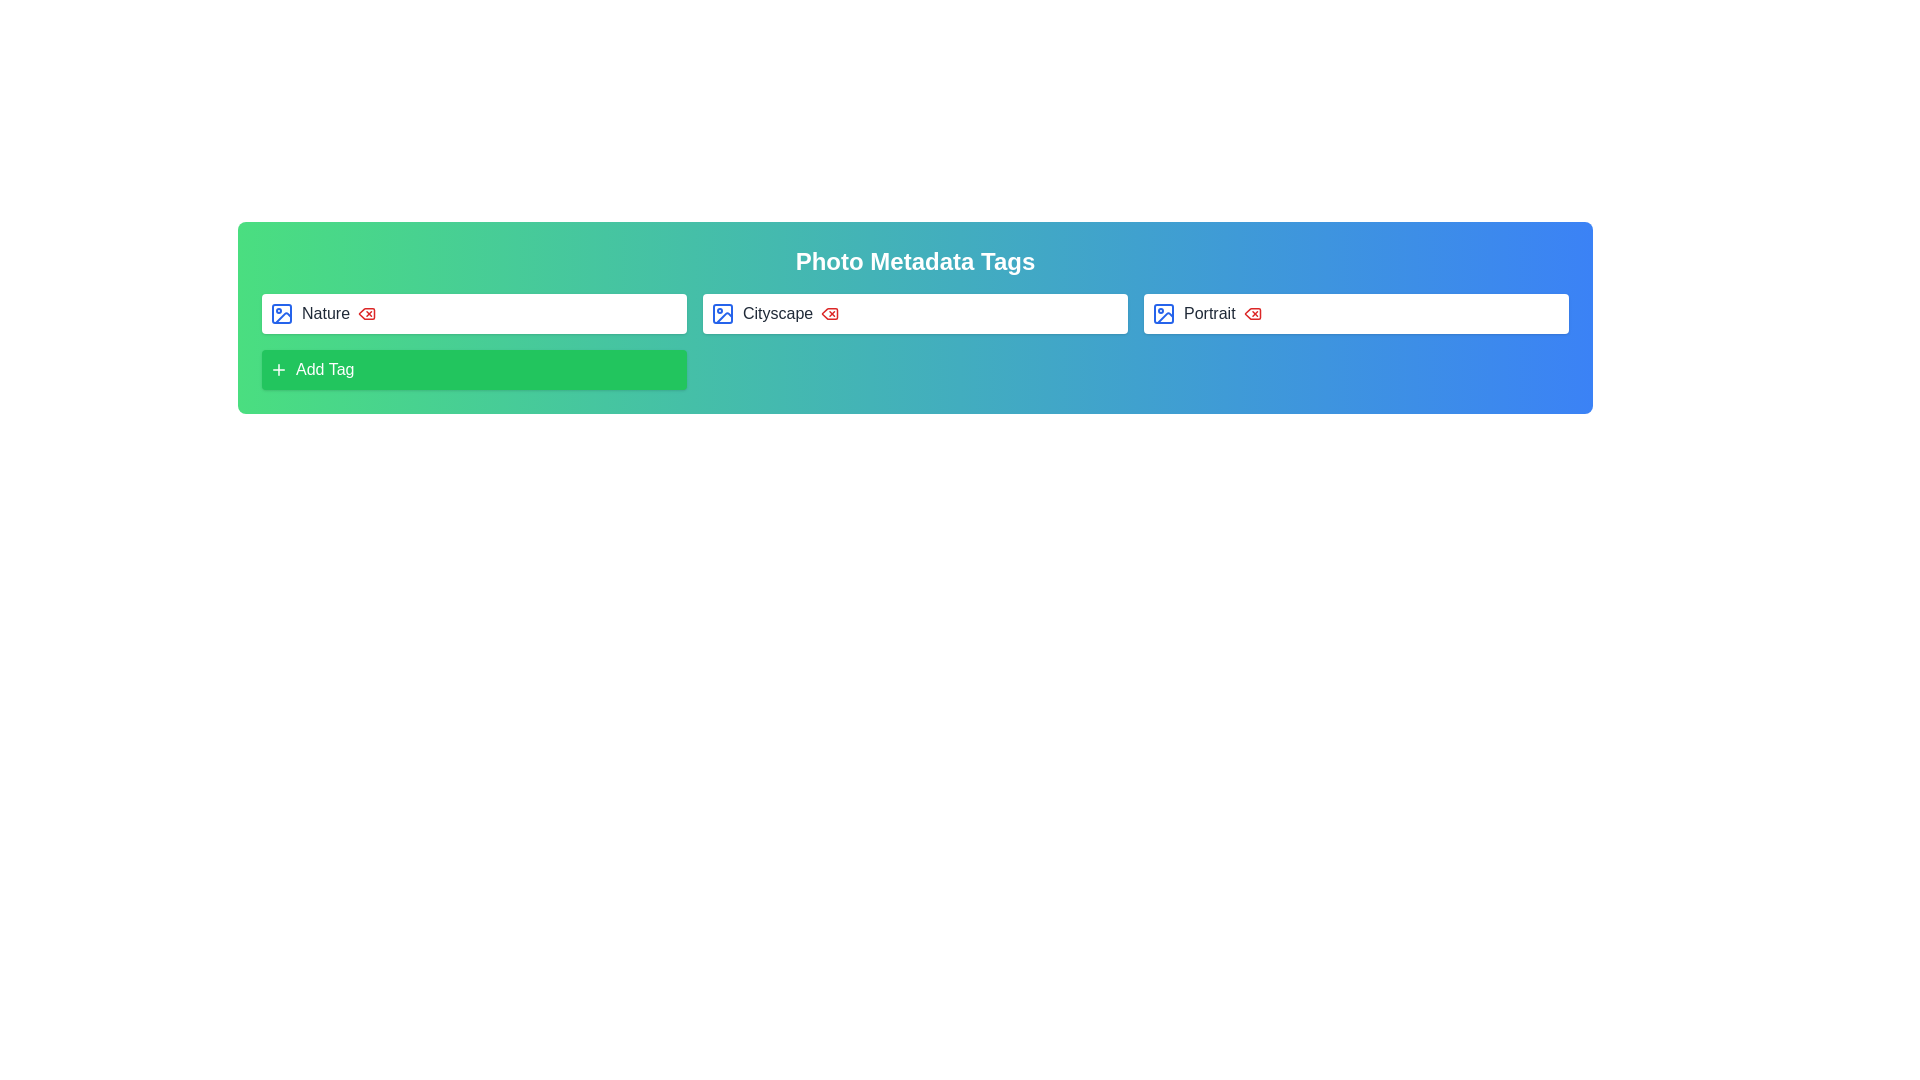 The height and width of the screenshot is (1080, 1920). Describe the element at coordinates (473, 370) in the screenshot. I see `the green rectangular 'Add Tag' button with a white plus symbol` at that location.